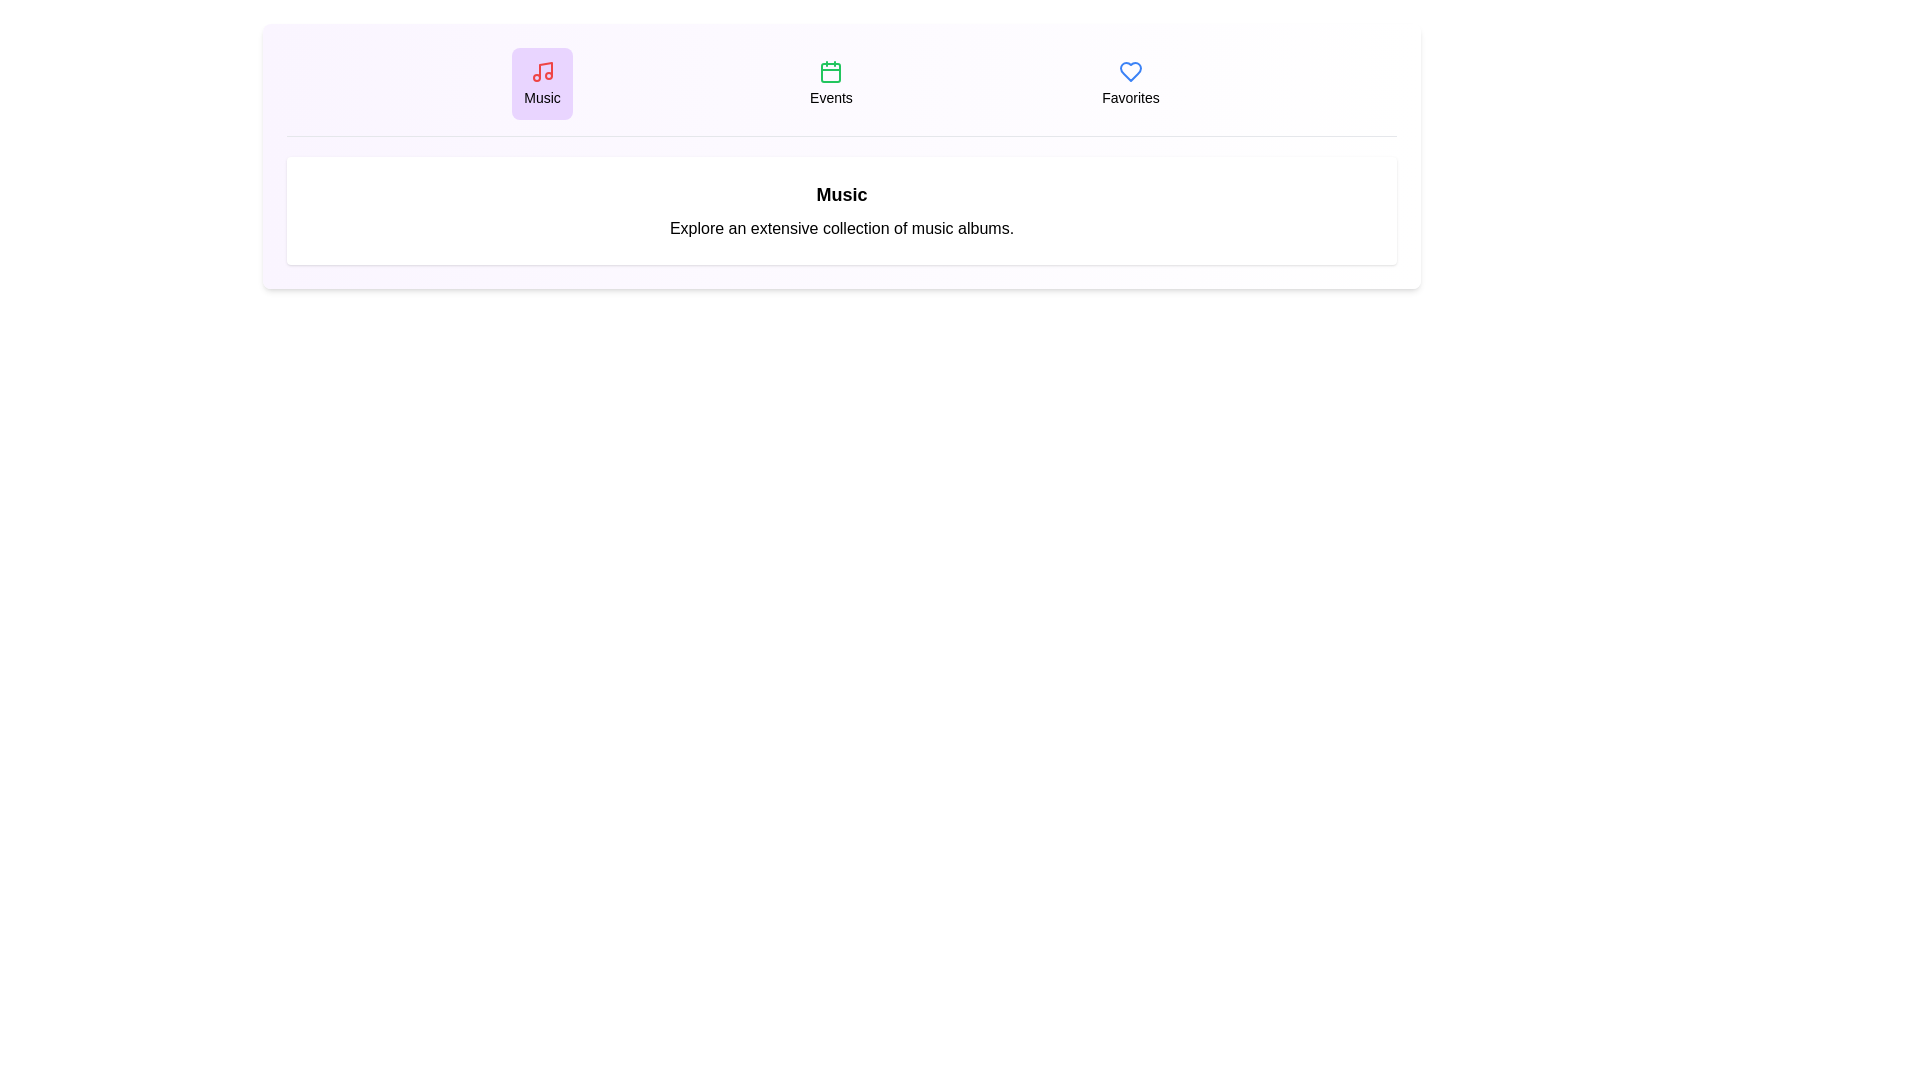  Describe the element at coordinates (1130, 83) in the screenshot. I see `the tab labeled Favorites to view its content` at that location.